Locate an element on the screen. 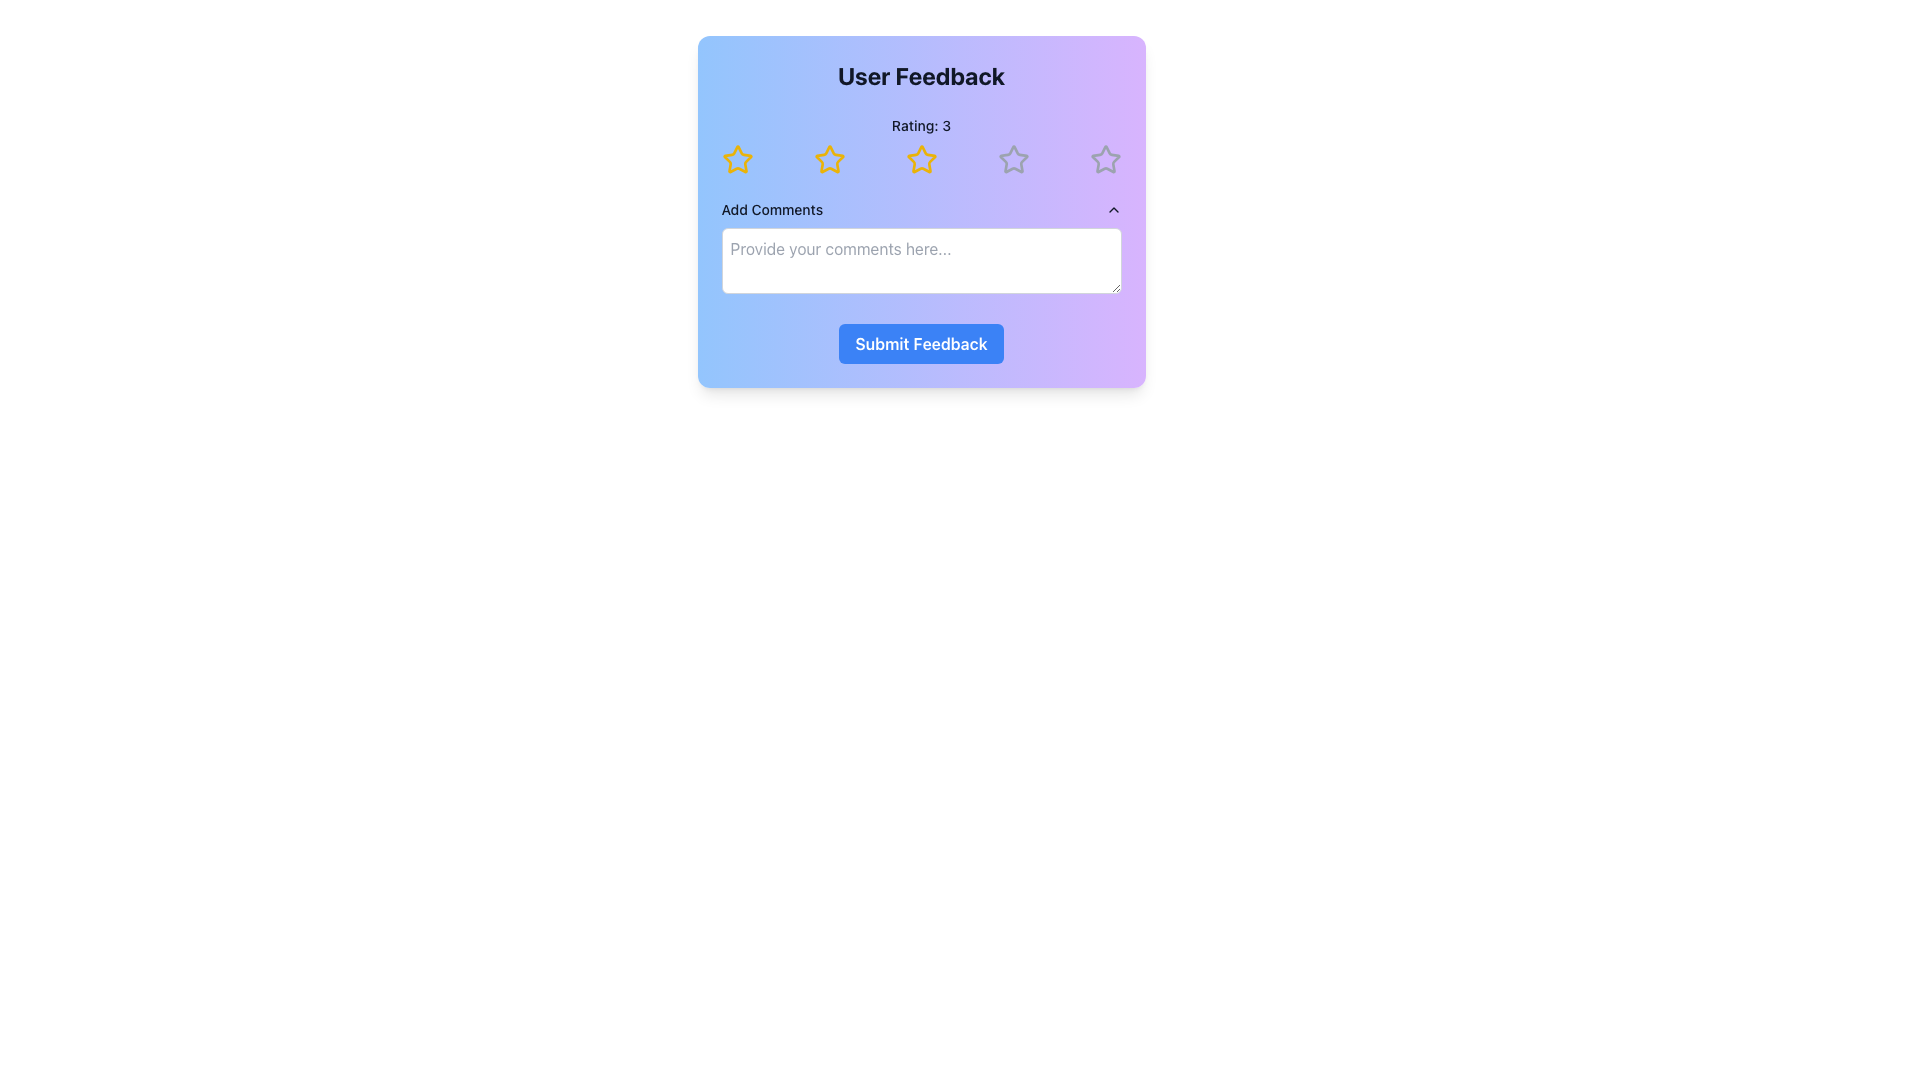  the 'Submit Feedback' button, which has a blue background and white bold text, located centrally at the bottom of the feedback card is located at coordinates (920, 342).